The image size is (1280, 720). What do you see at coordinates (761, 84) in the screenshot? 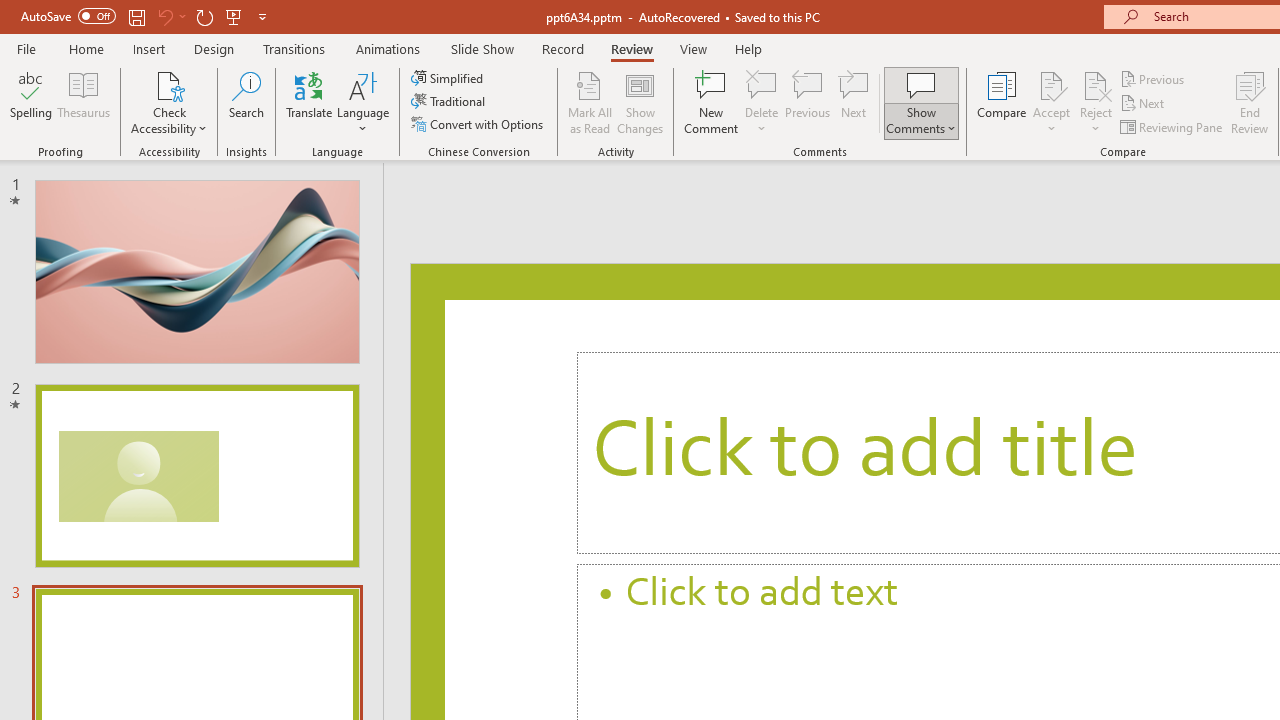
I see `'Delete'` at bounding box center [761, 84].